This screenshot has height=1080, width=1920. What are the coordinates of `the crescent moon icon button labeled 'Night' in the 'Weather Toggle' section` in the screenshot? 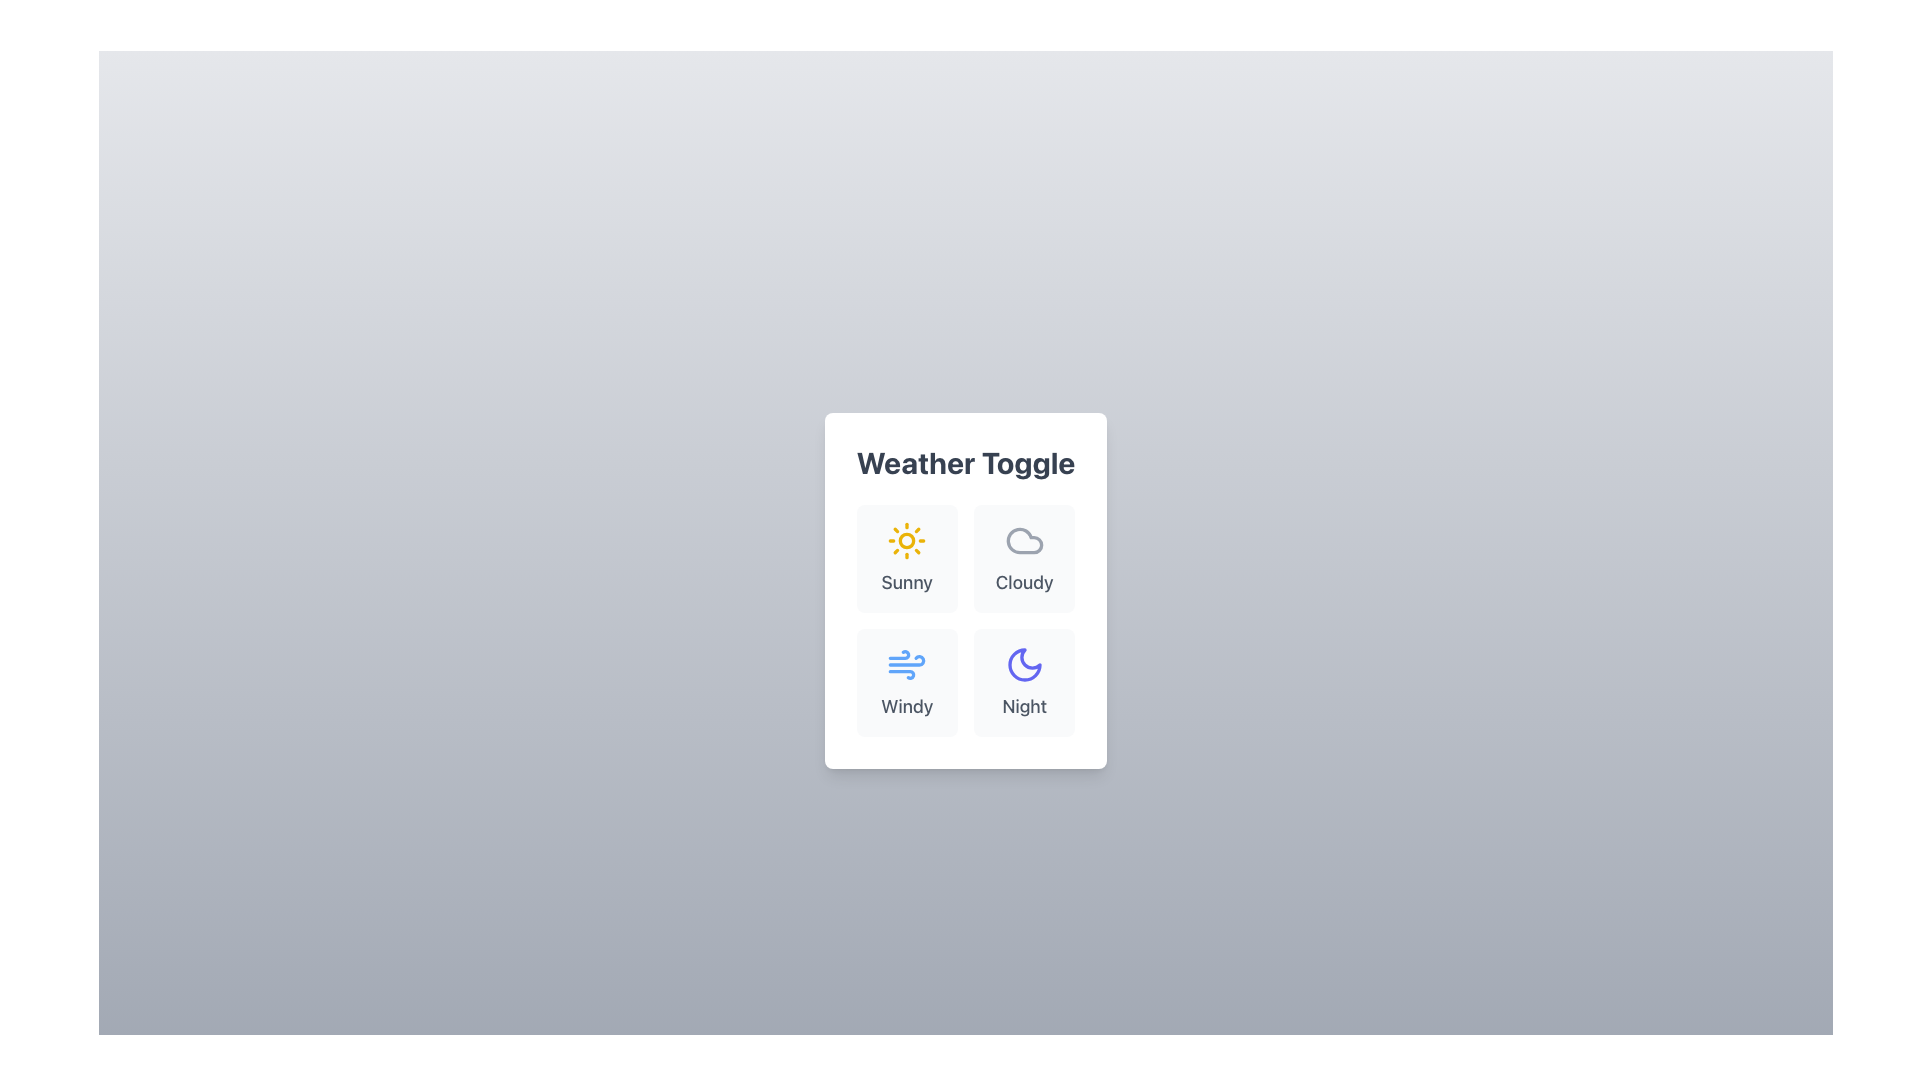 It's located at (1024, 664).